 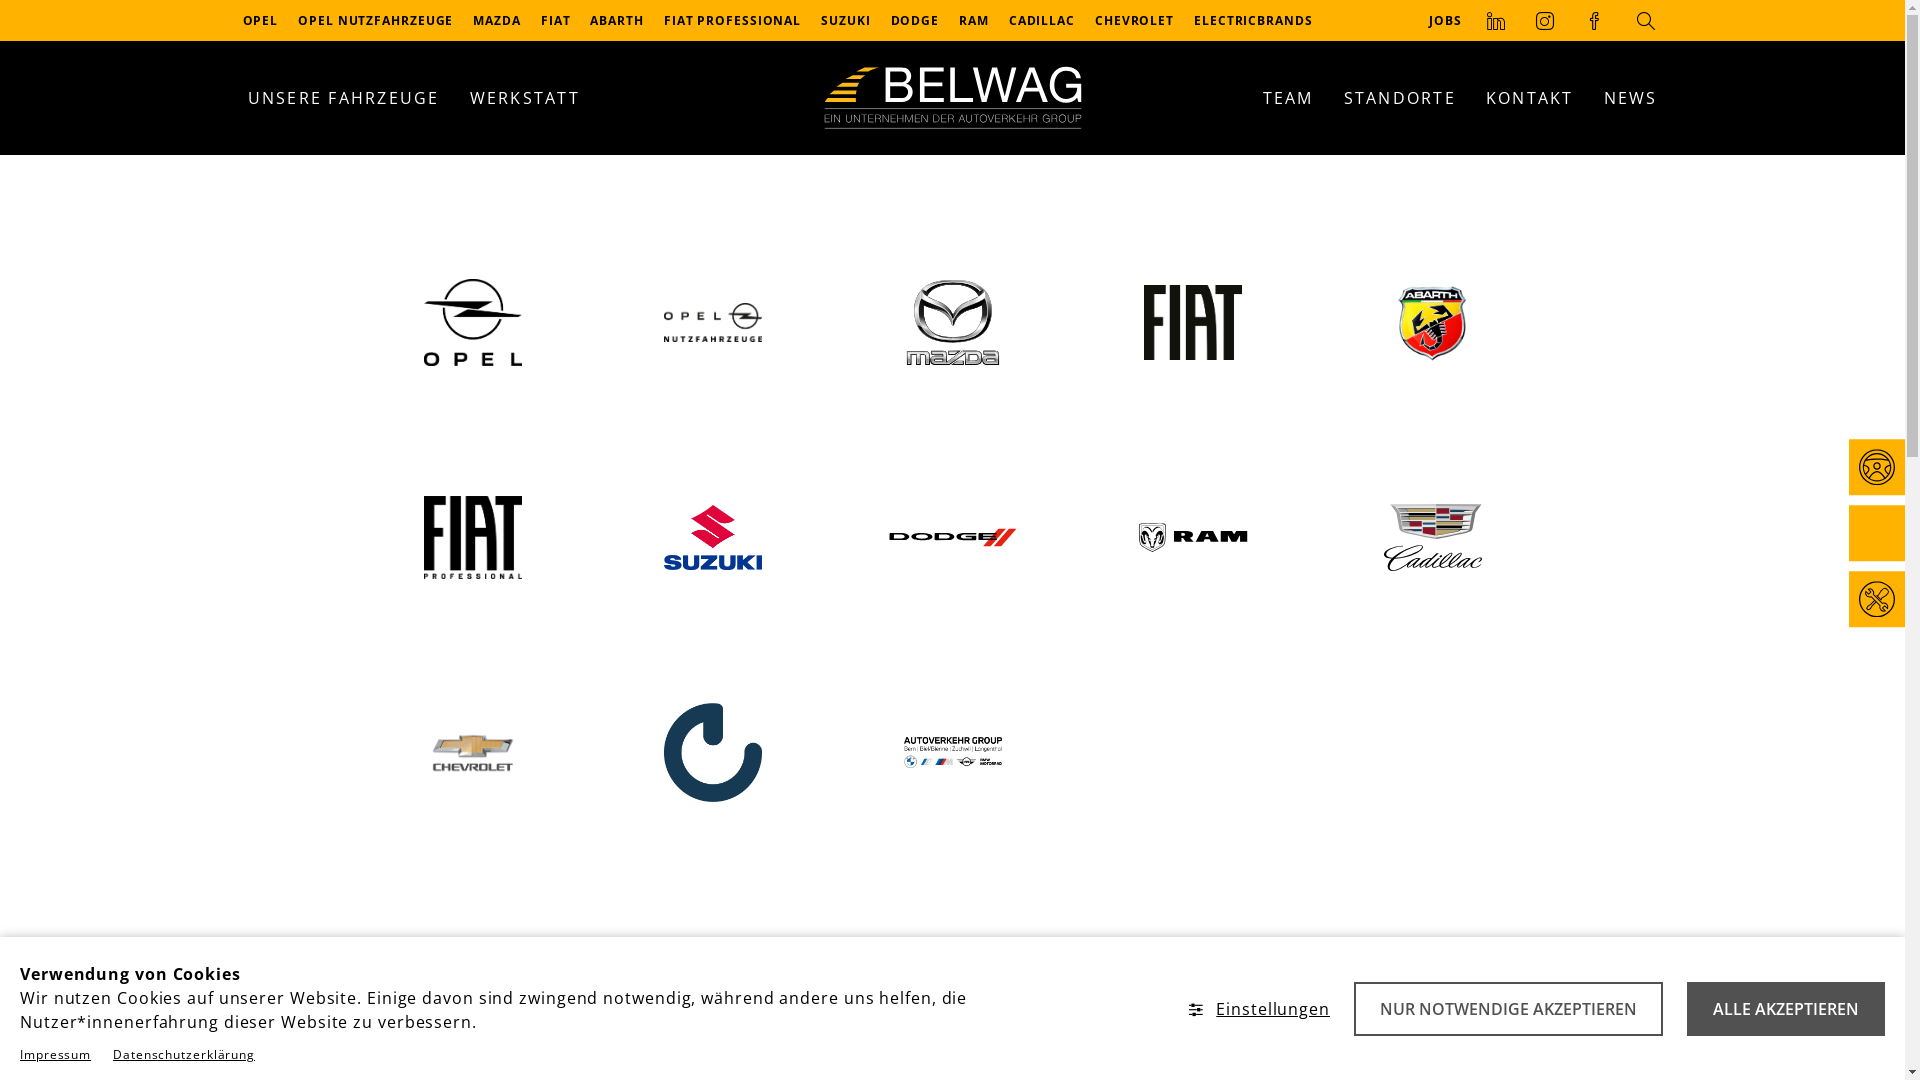 What do you see at coordinates (974, 20) in the screenshot?
I see `'RAM'` at bounding box center [974, 20].